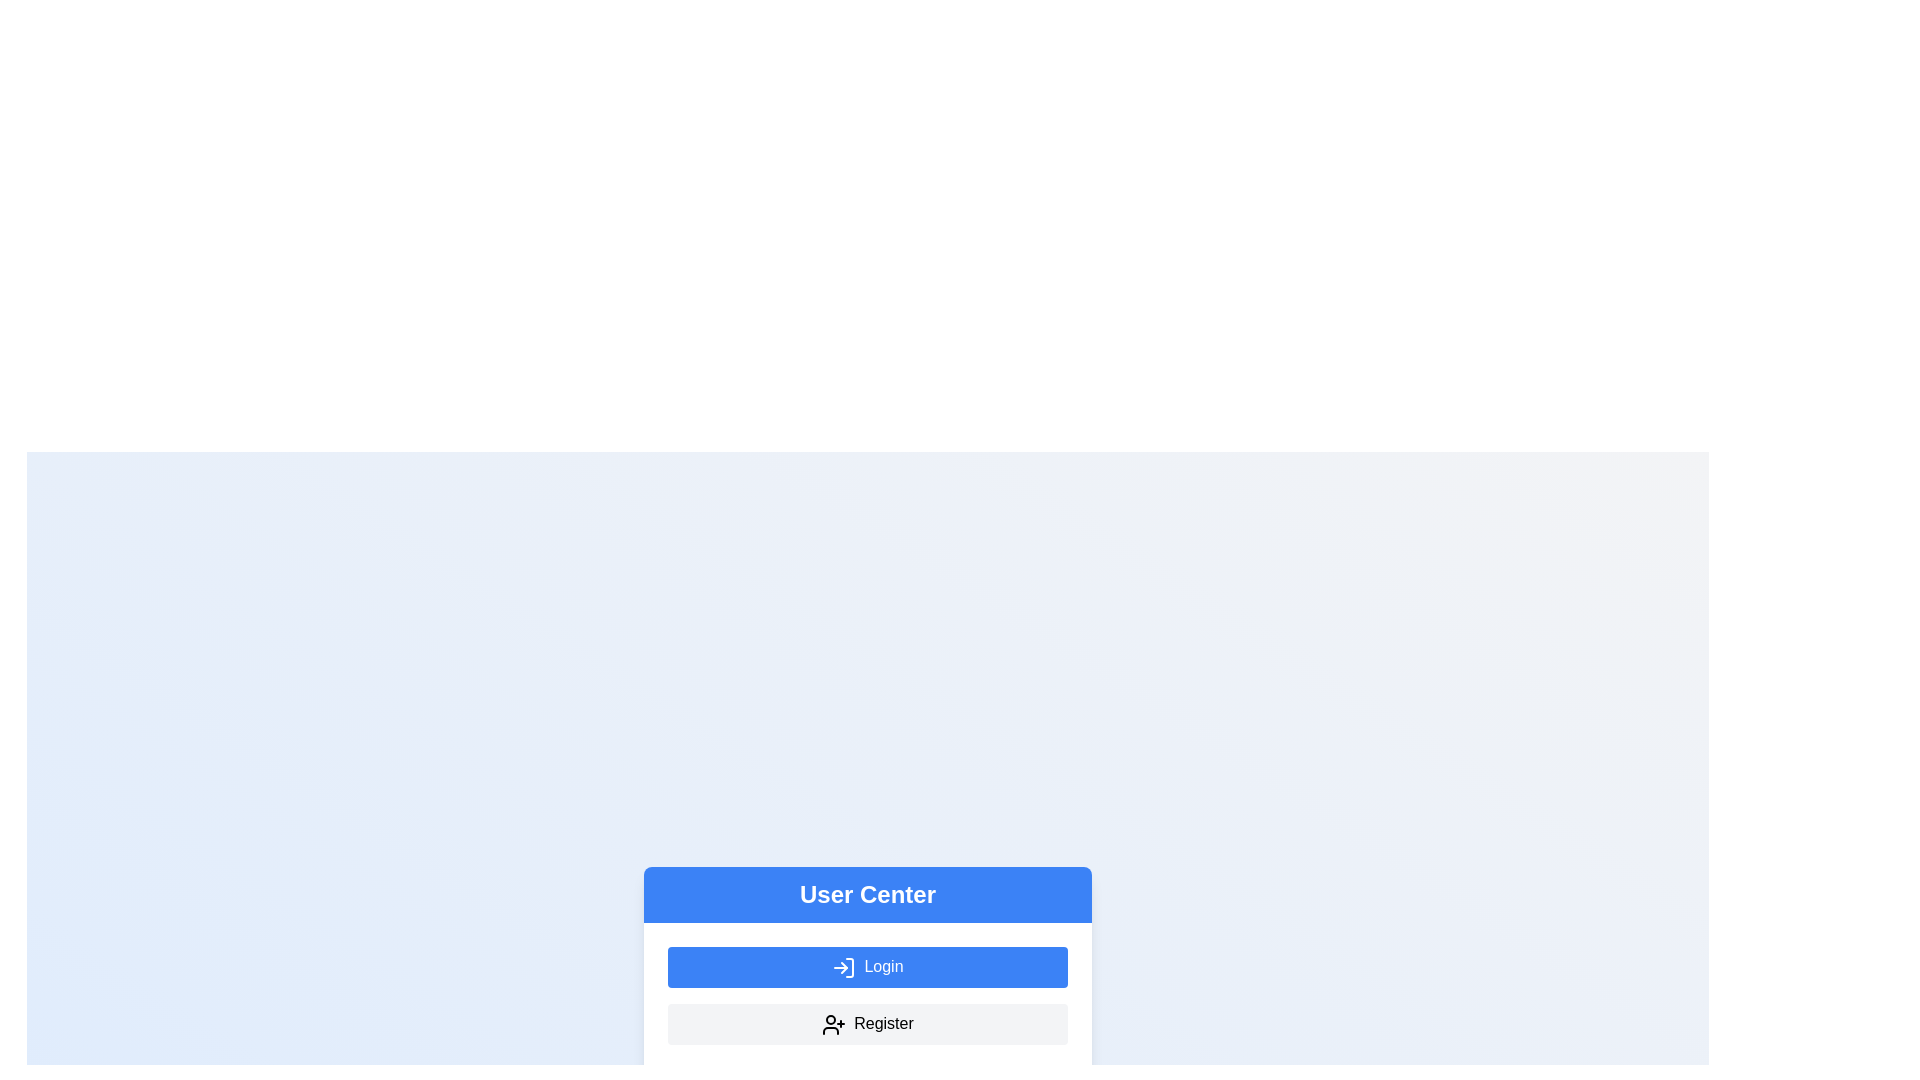 The image size is (1920, 1080). What do you see at coordinates (844, 967) in the screenshot?
I see `the arrow graphical vector shape within the login icon` at bounding box center [844, 967].